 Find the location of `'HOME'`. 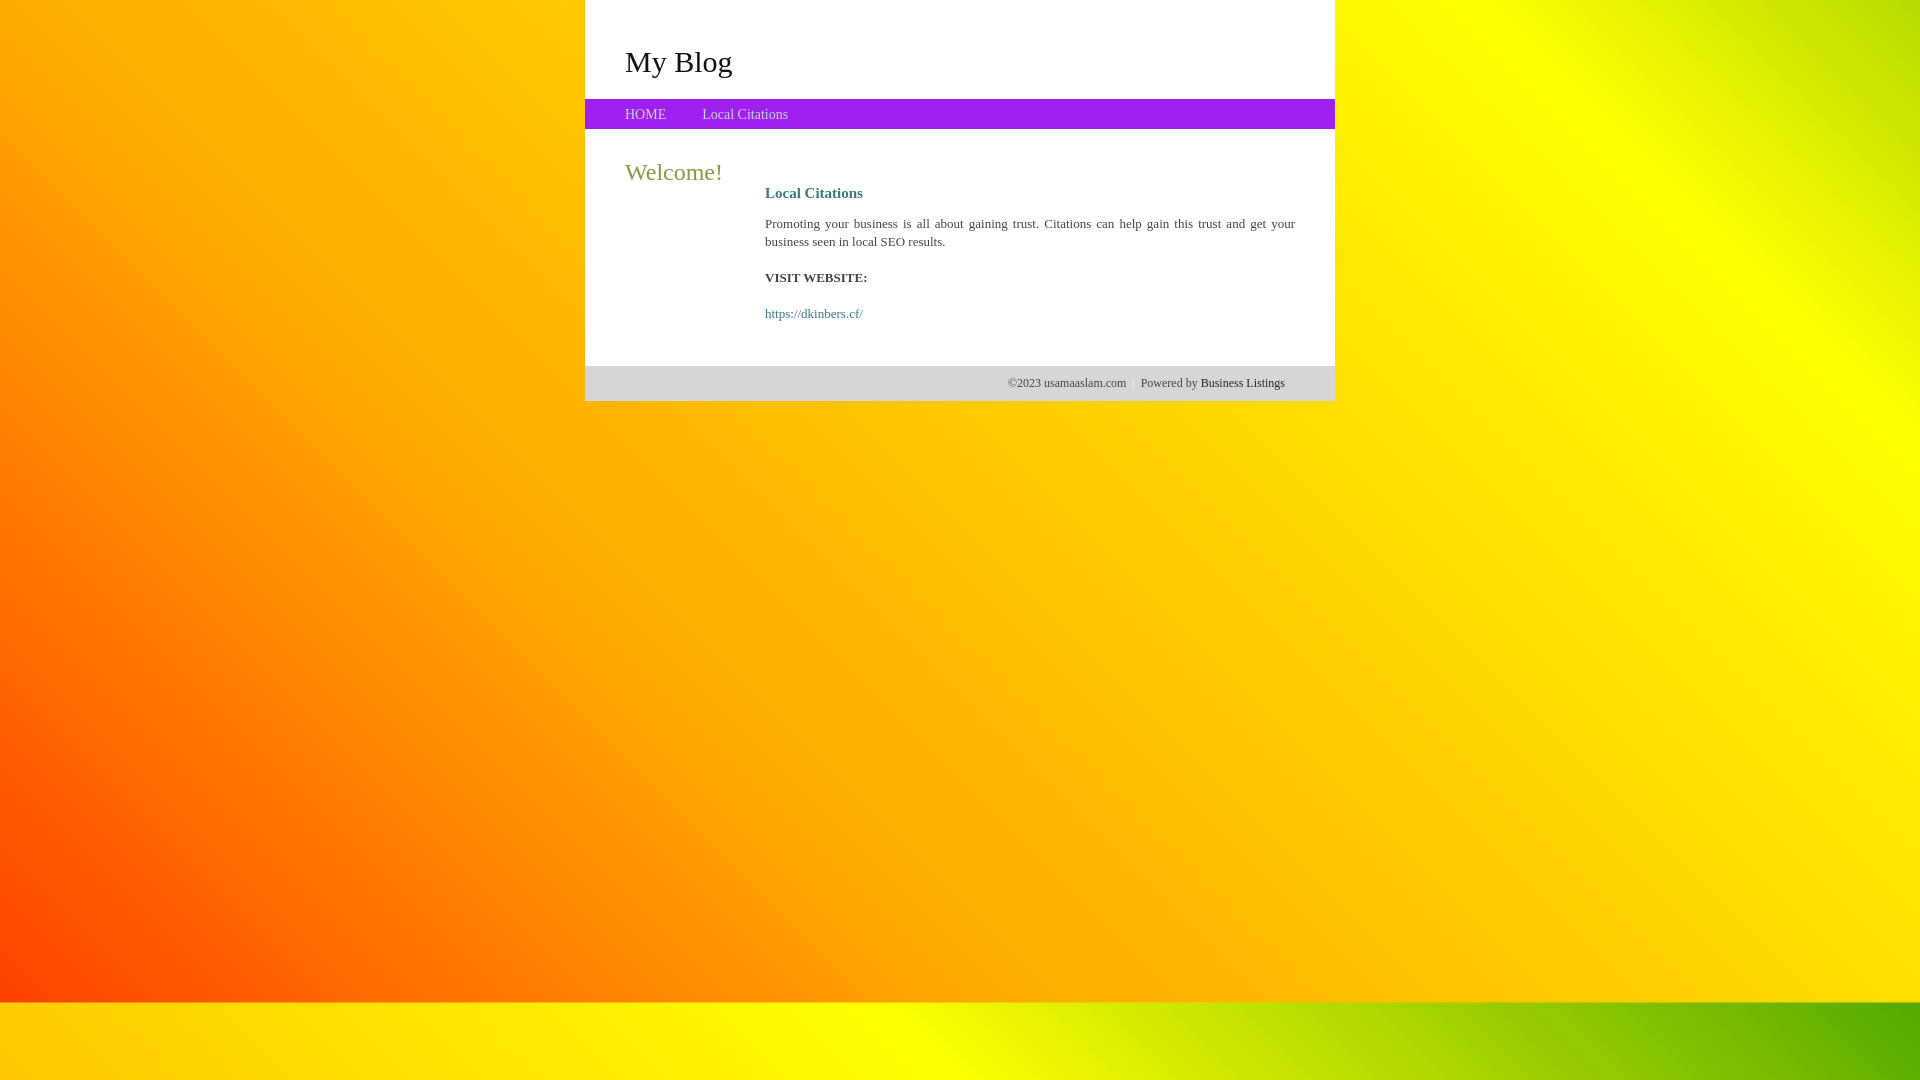

'HOME' is located at coordinates (645, 114).